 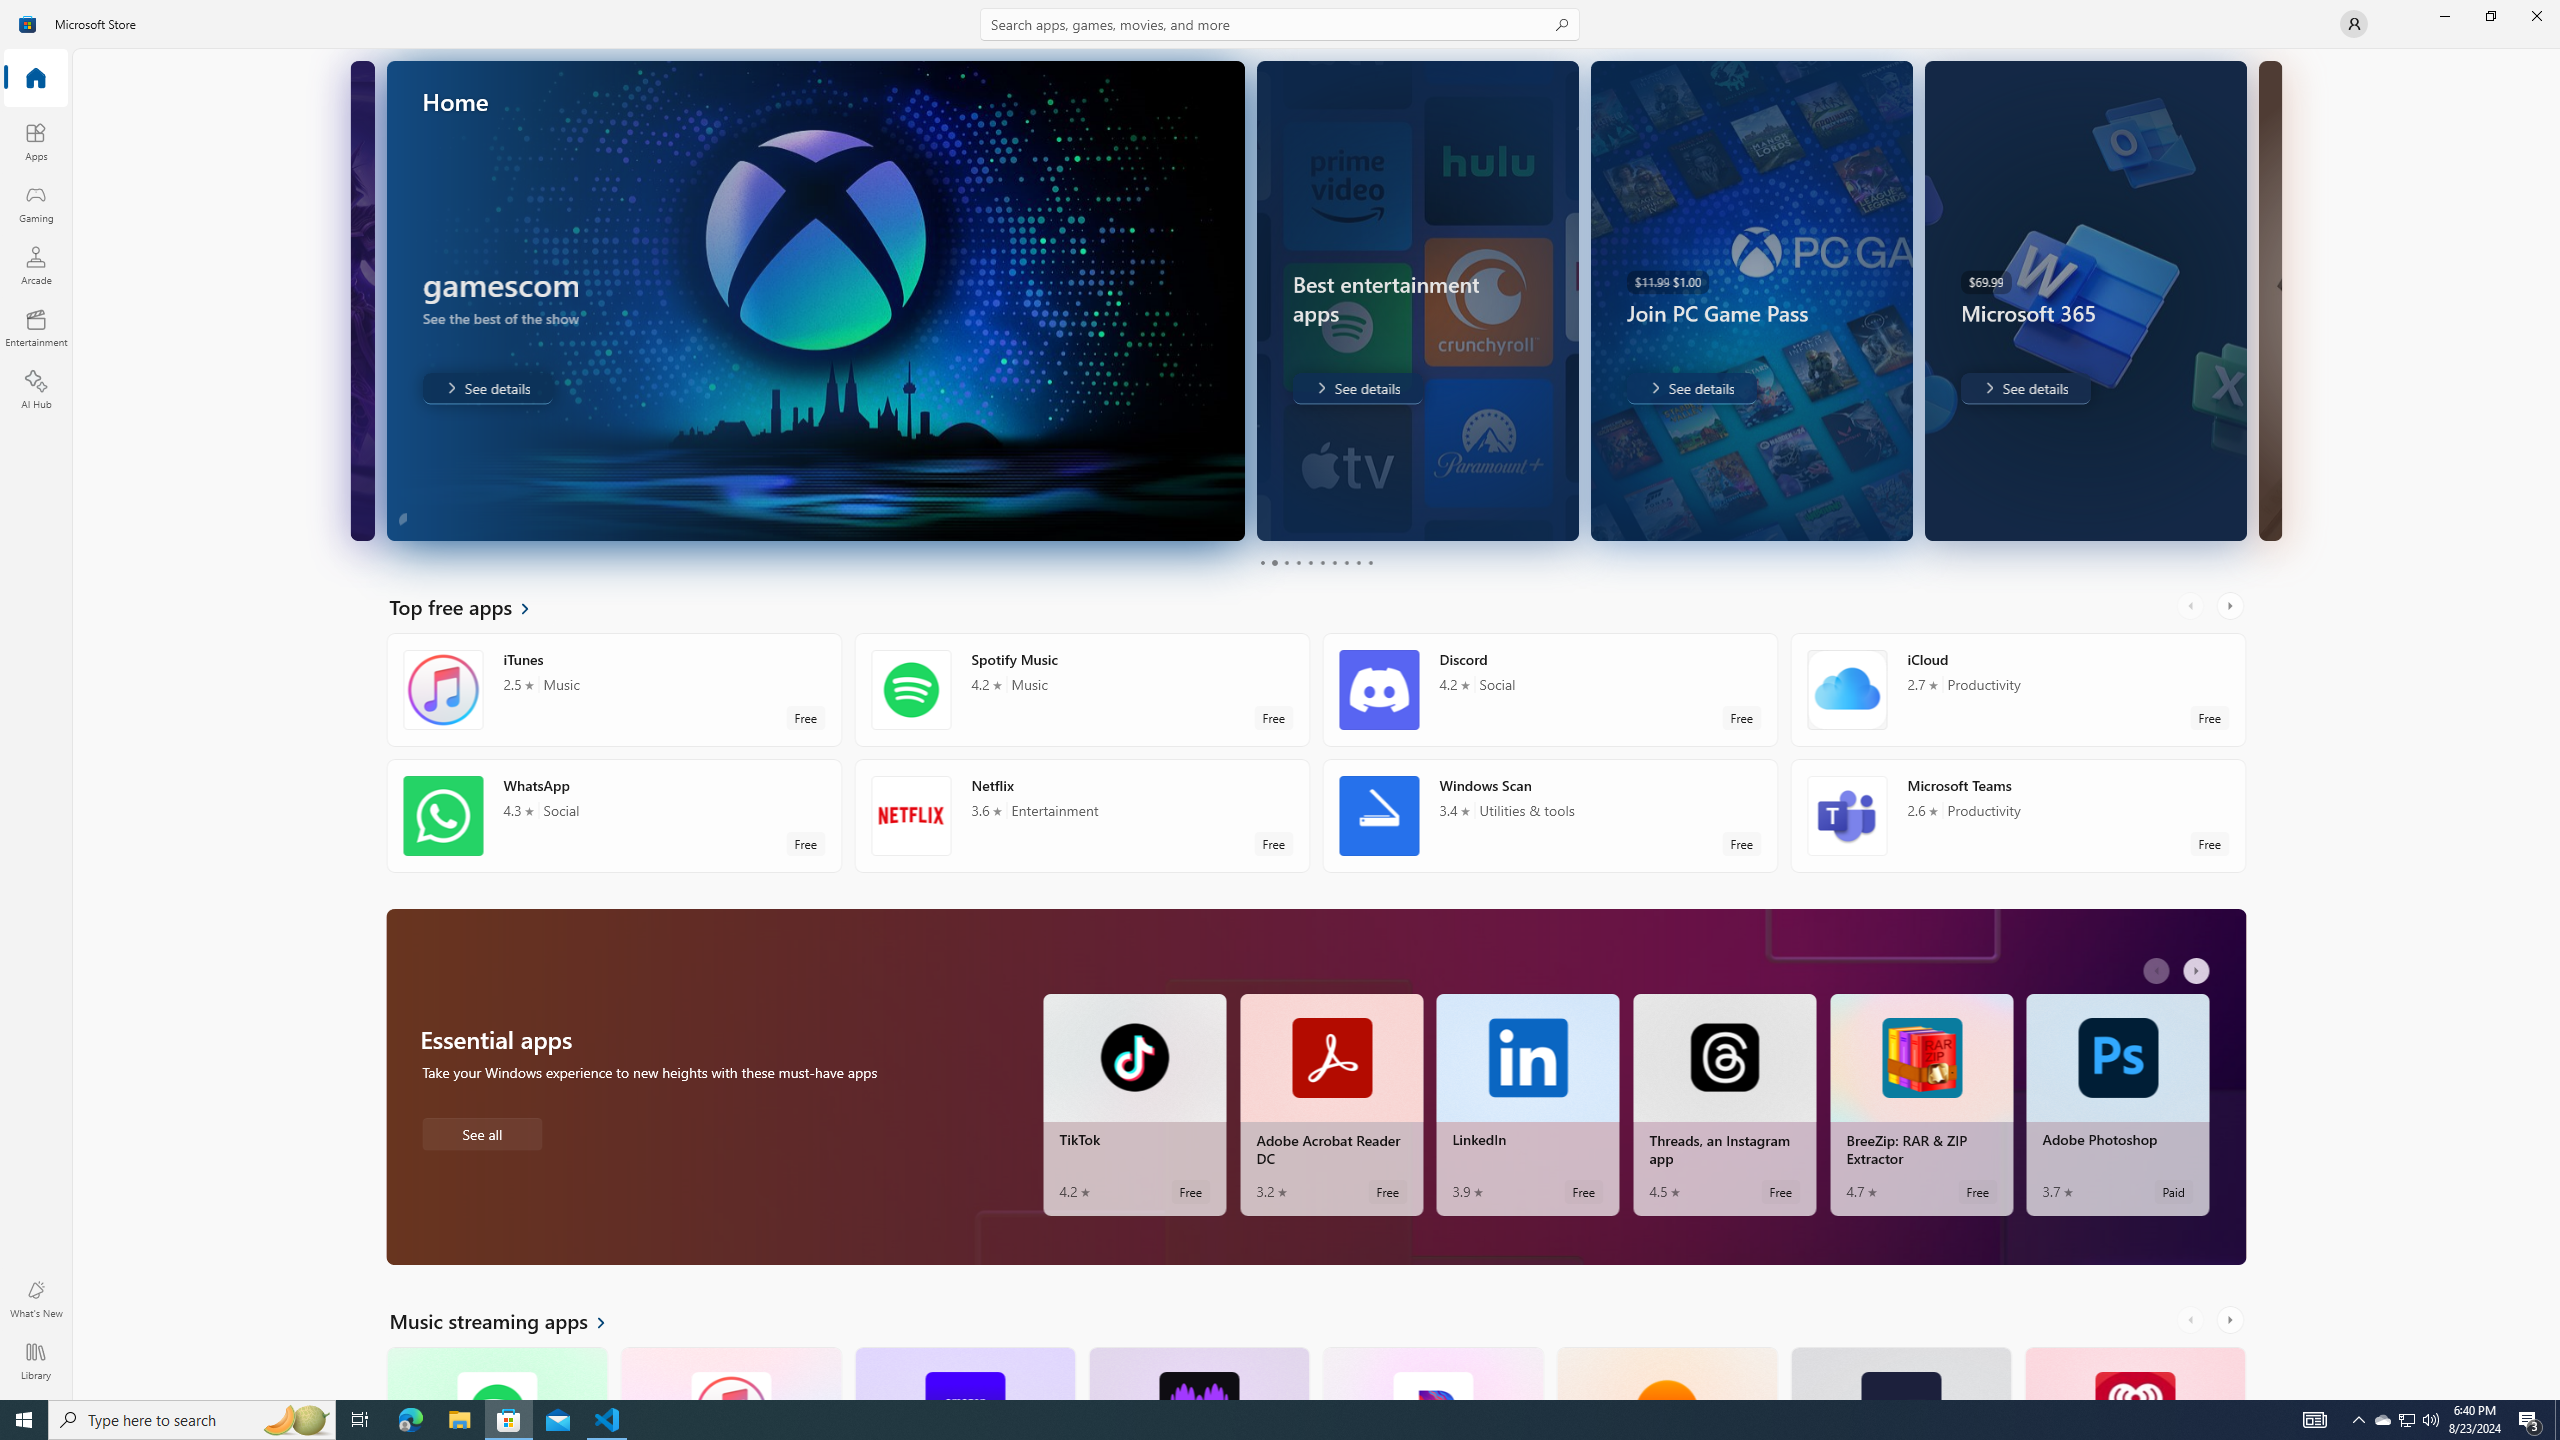 I want to click on 'AutomationID: LeftScrollButton', so click(x=2192, y=1320).